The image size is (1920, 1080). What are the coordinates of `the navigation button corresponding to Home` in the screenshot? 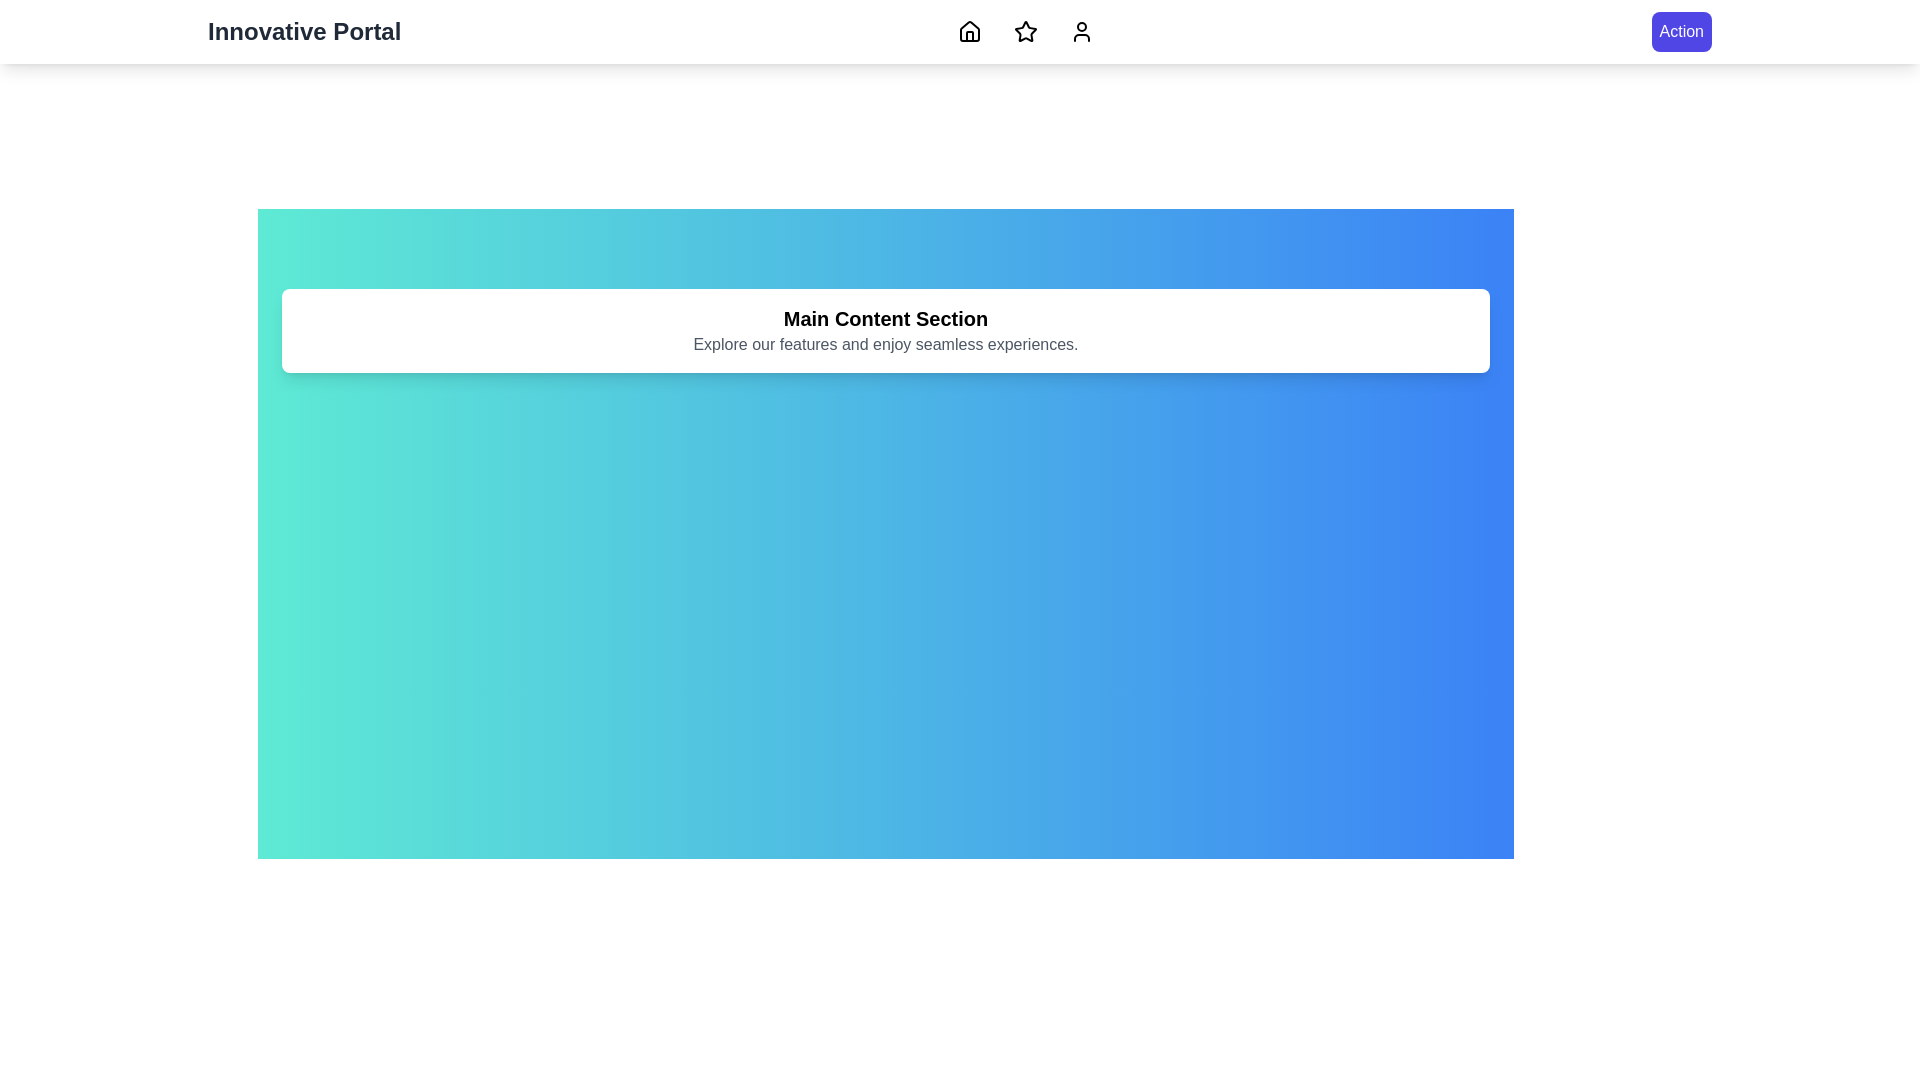 It's located at (969, 31).